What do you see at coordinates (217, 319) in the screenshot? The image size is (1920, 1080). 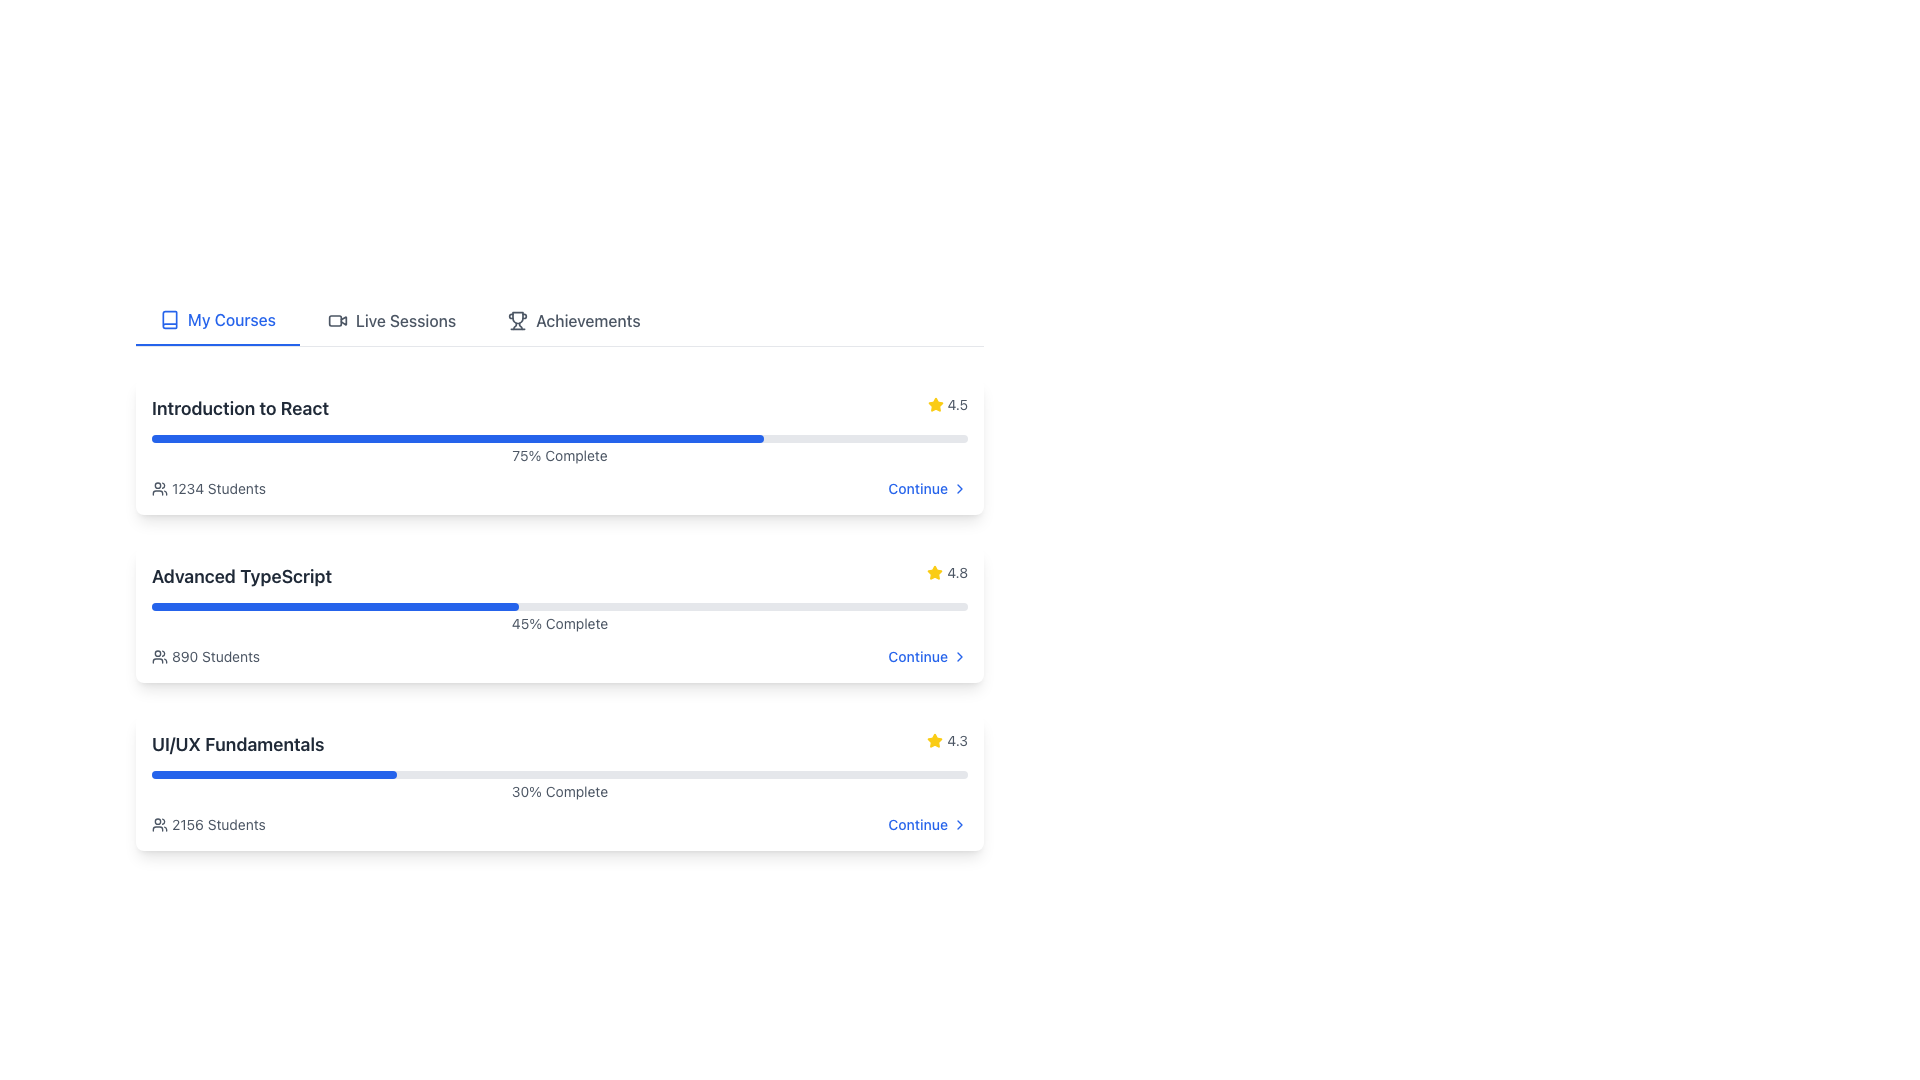 I see `the 'My Courses' tab navigation button, which features a blue book icon and is the first option in the tab navigation bar` at bounding box center [217, 319].